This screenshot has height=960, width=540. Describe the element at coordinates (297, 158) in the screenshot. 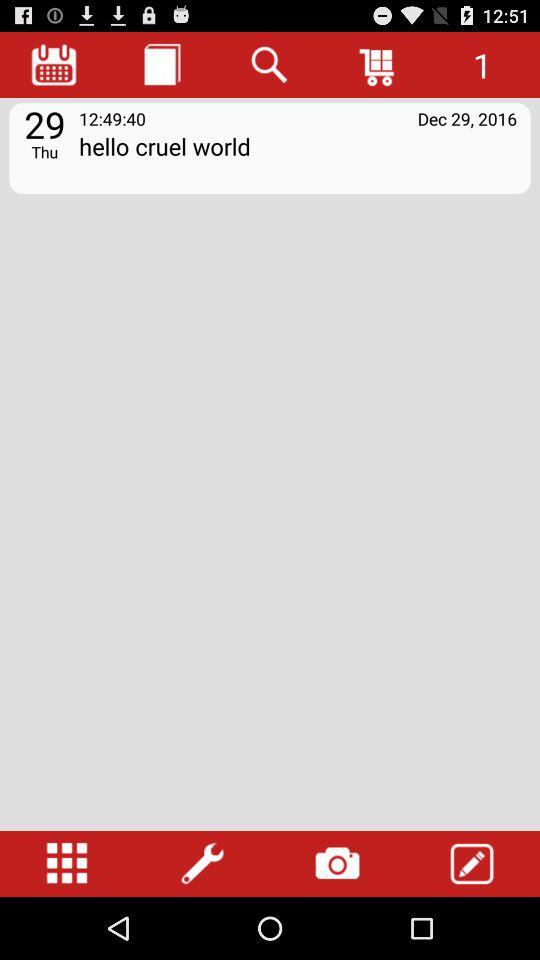

I see `the item to the right of the 29` at that location.